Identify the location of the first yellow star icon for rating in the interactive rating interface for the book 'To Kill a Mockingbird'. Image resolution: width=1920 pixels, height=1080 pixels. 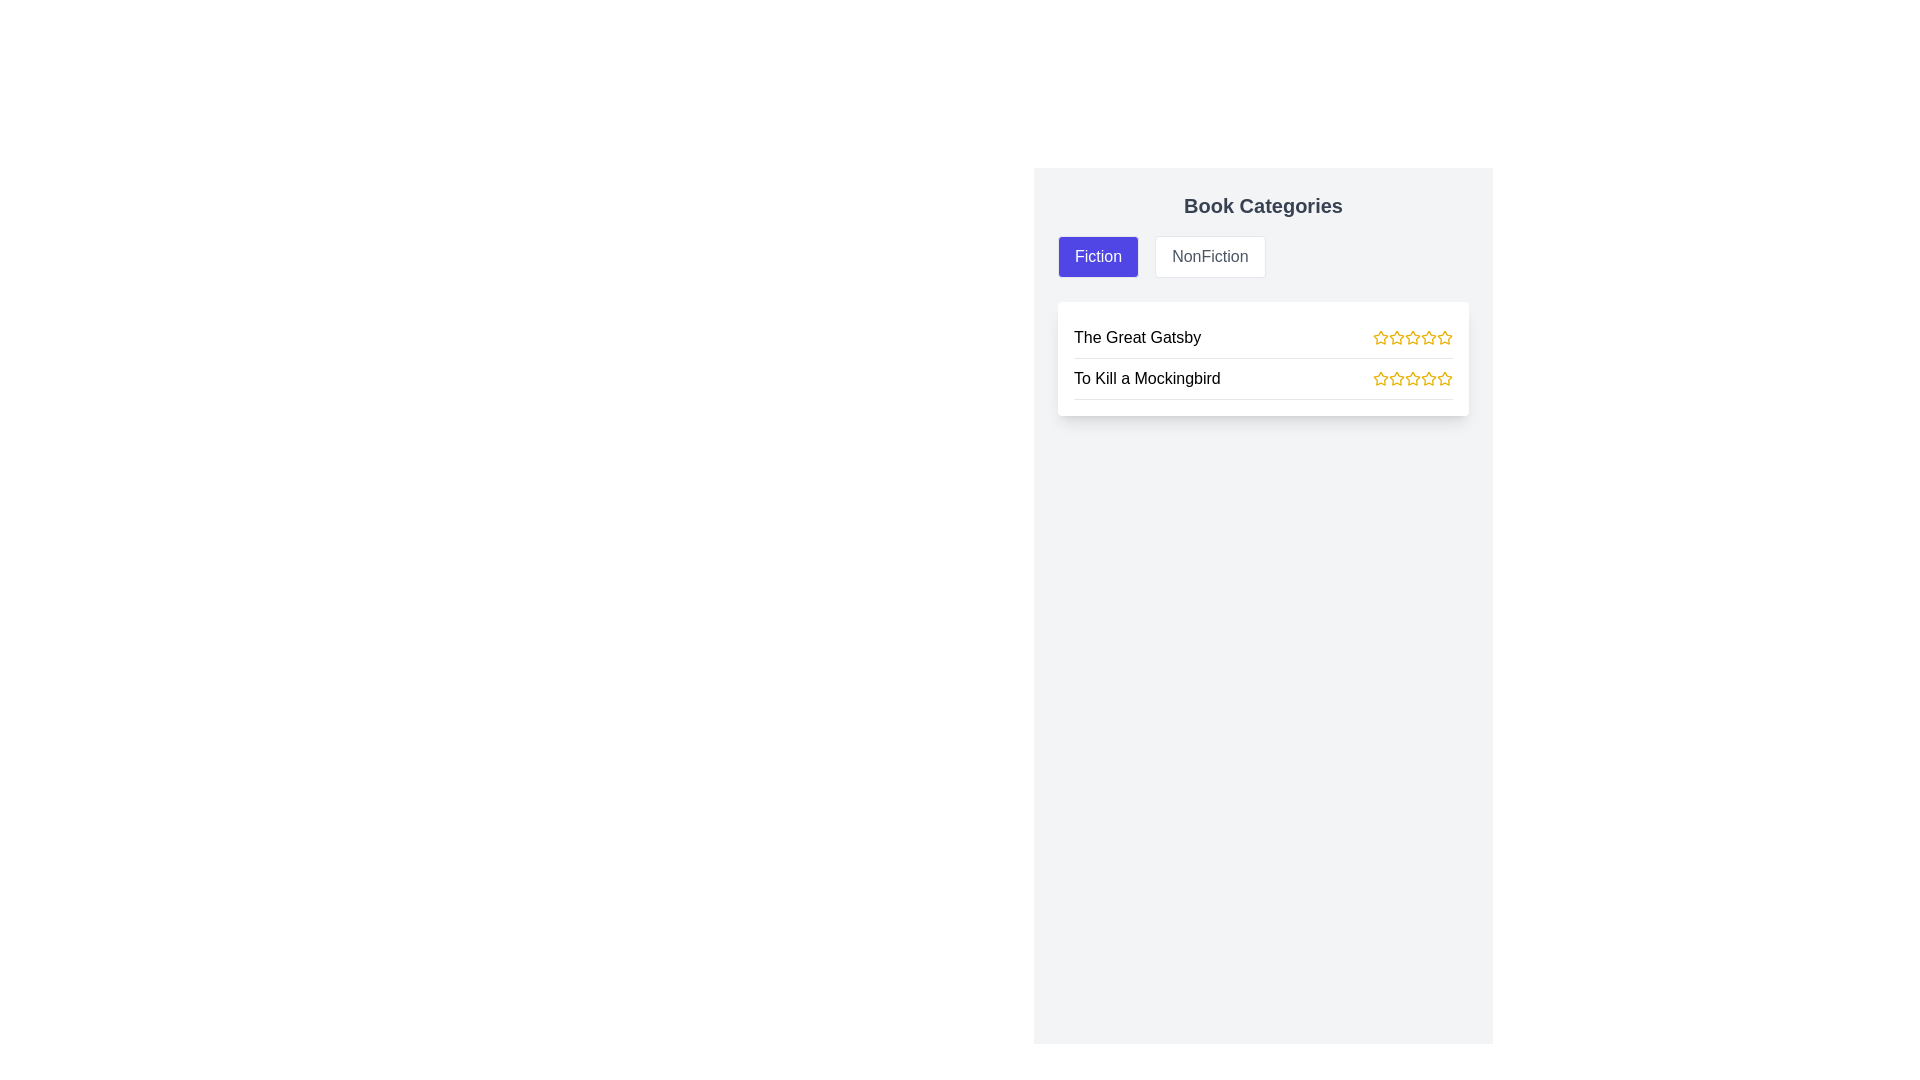
(1380, 378).